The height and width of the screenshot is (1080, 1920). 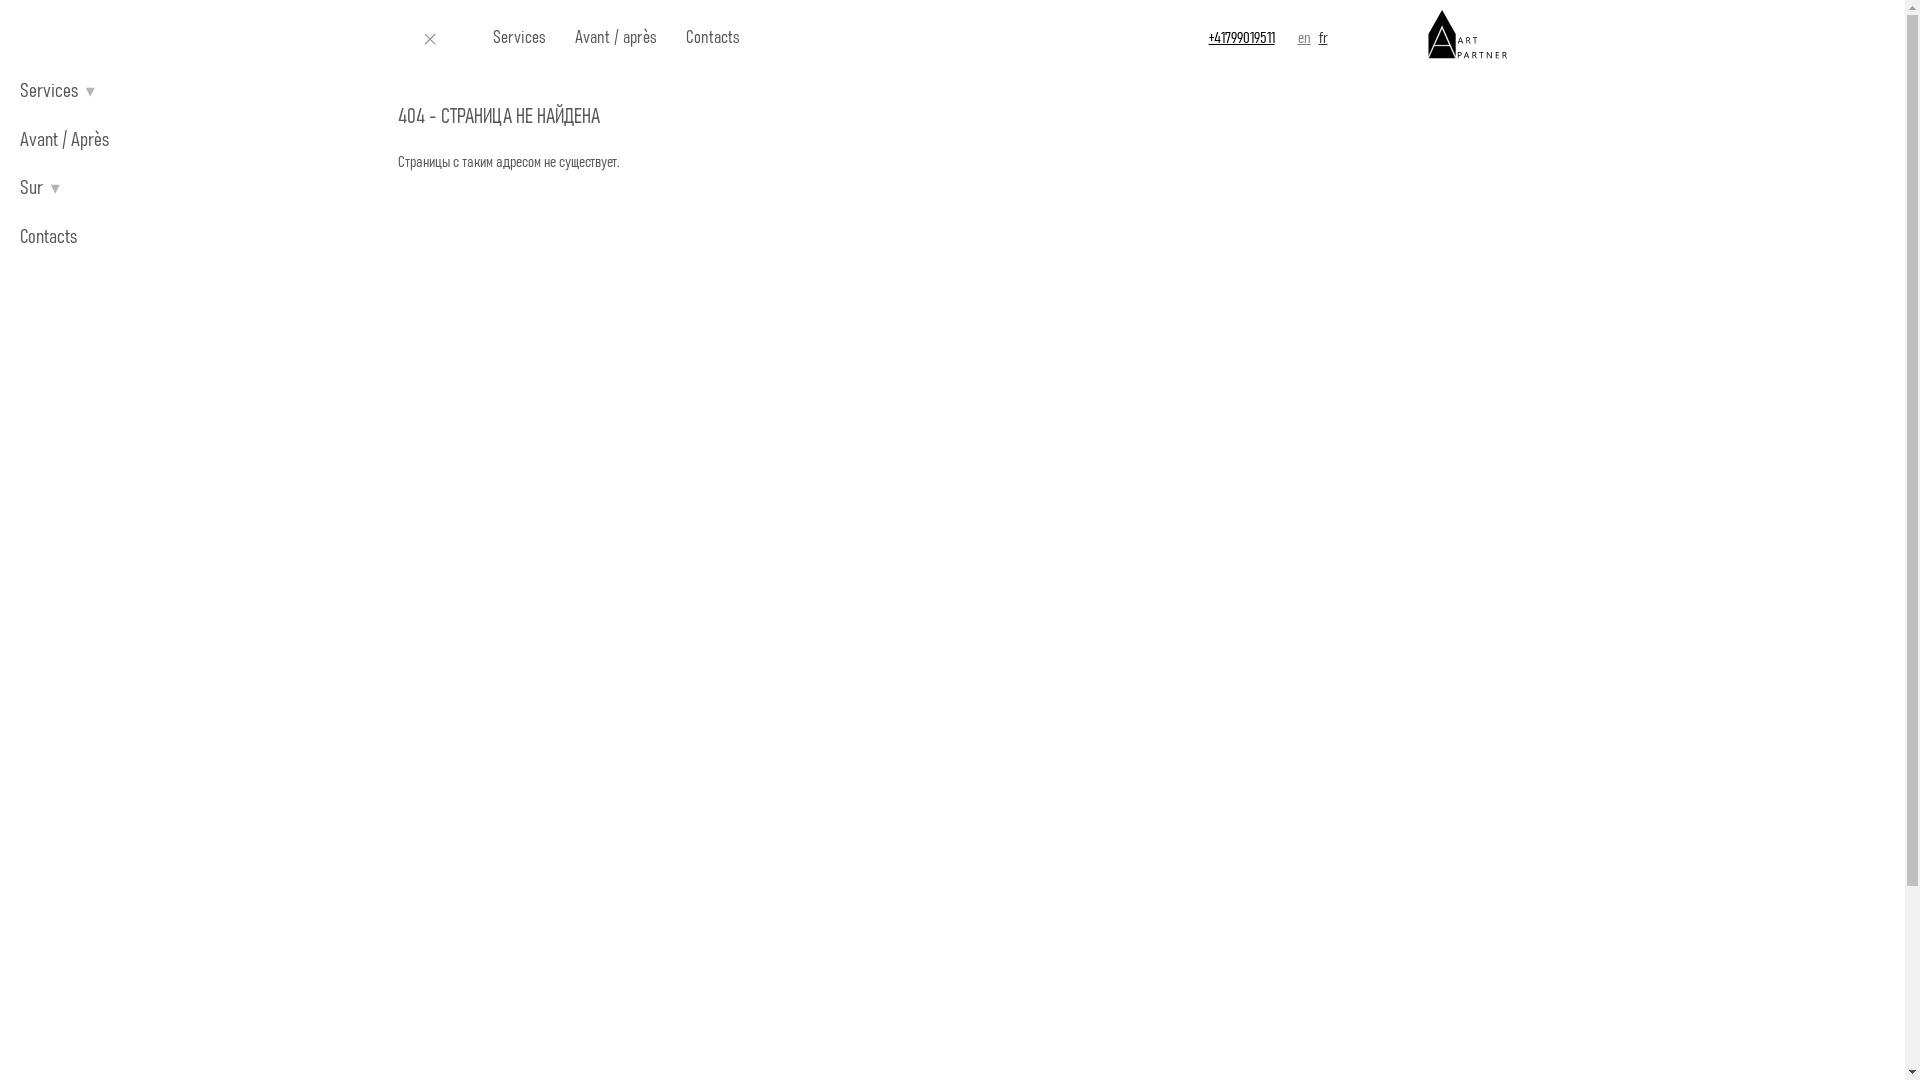 What do you see at coordinates (1304, 38) in the screenshot?
I see `'en'` at bounding box center [1304, 38].